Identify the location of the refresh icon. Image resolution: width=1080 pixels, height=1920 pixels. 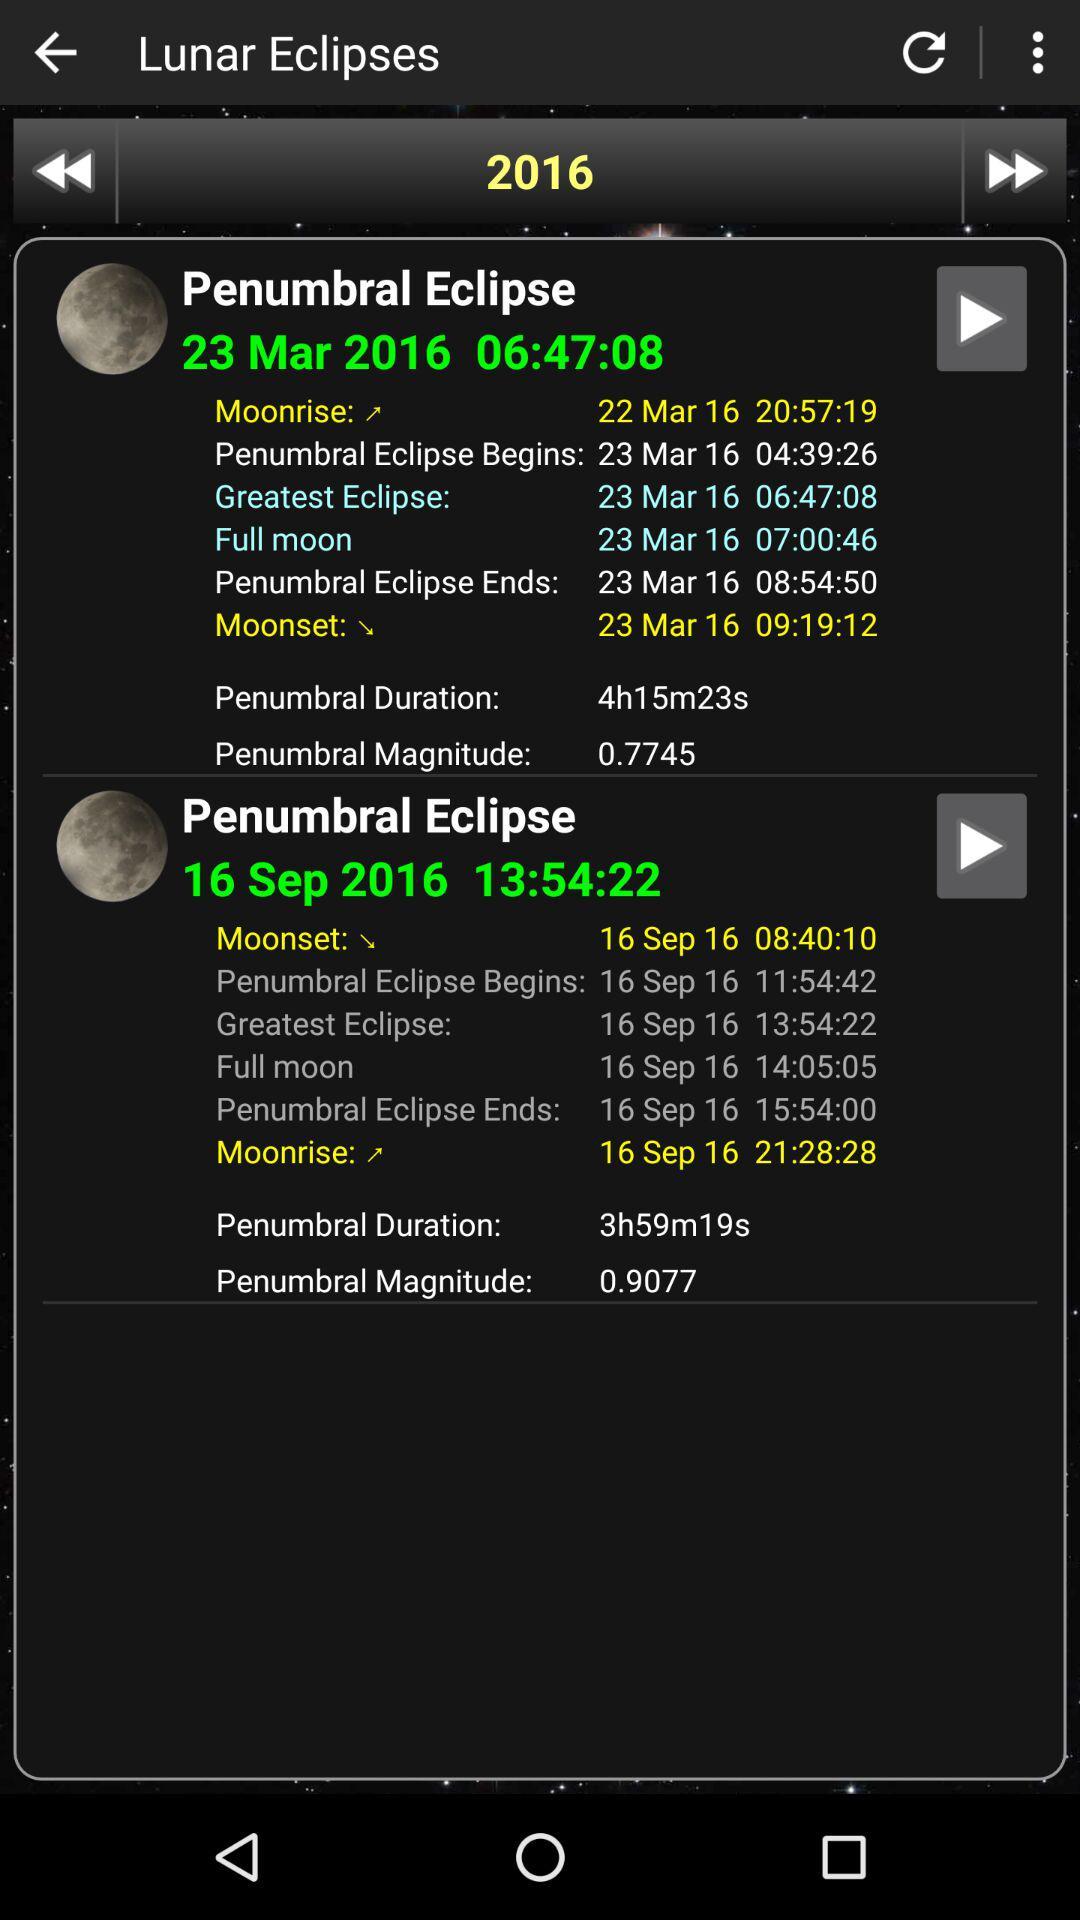
(924, 52).